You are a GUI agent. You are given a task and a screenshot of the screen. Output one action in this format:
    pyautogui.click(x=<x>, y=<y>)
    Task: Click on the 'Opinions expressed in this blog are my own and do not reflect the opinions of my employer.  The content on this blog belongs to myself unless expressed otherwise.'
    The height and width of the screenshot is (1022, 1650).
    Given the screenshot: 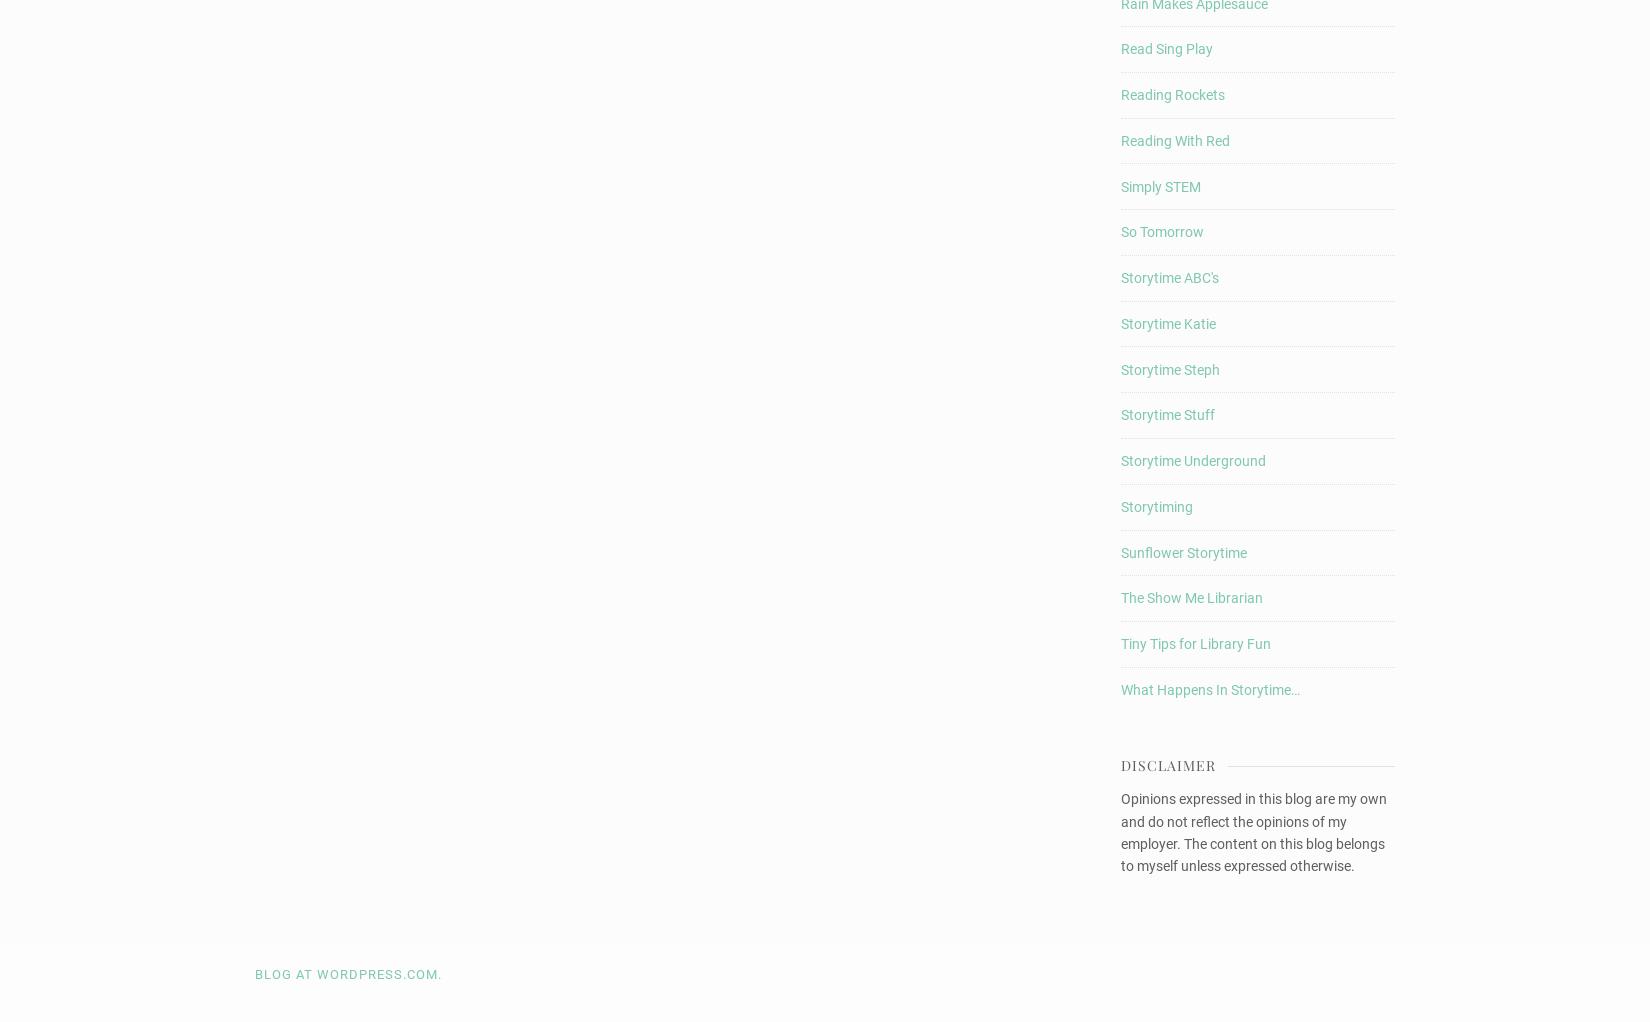 What is the action you would take?
    pyautogui.click(x=1253, y=831)
    